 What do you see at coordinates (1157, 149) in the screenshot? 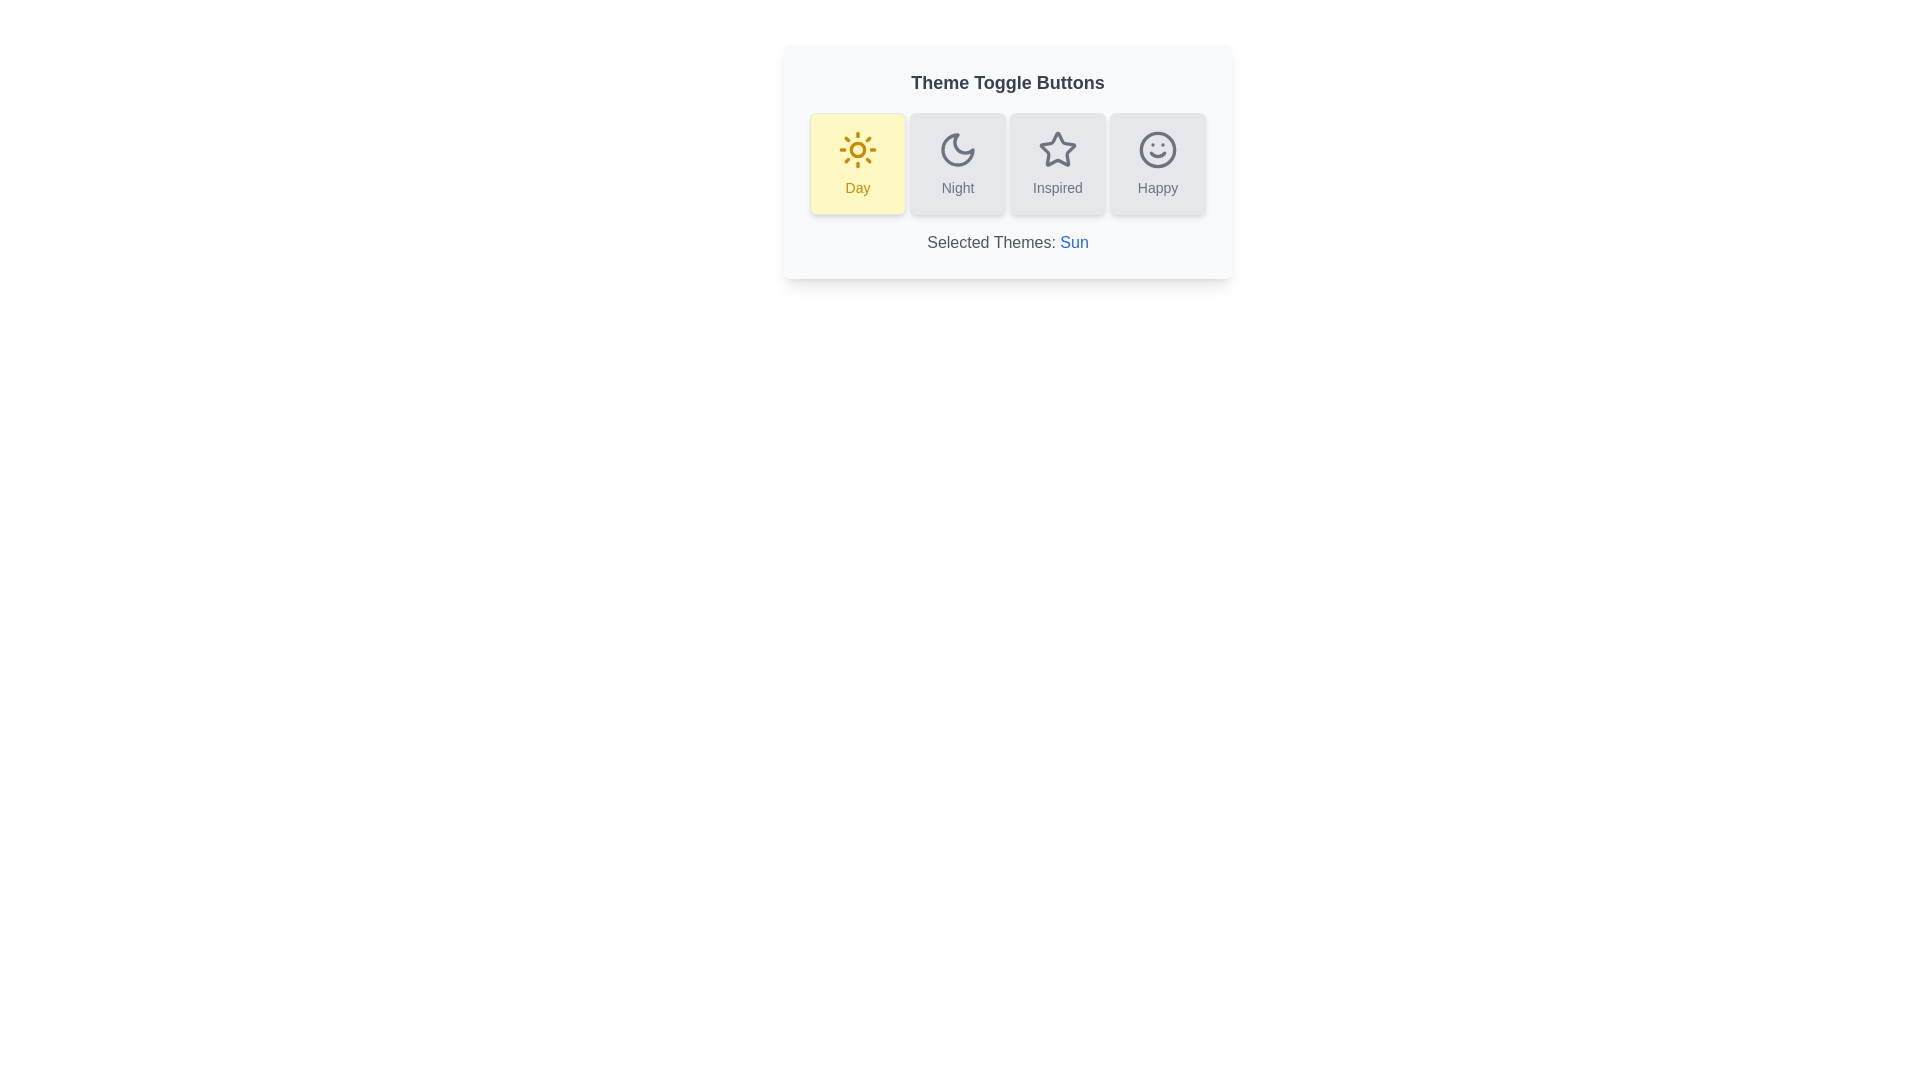
I see `the 'Happy' SVG icon located inside the fourth button of the 'Theme Toggle Buttons' group on the far right` at bounding box center [1157, 149].